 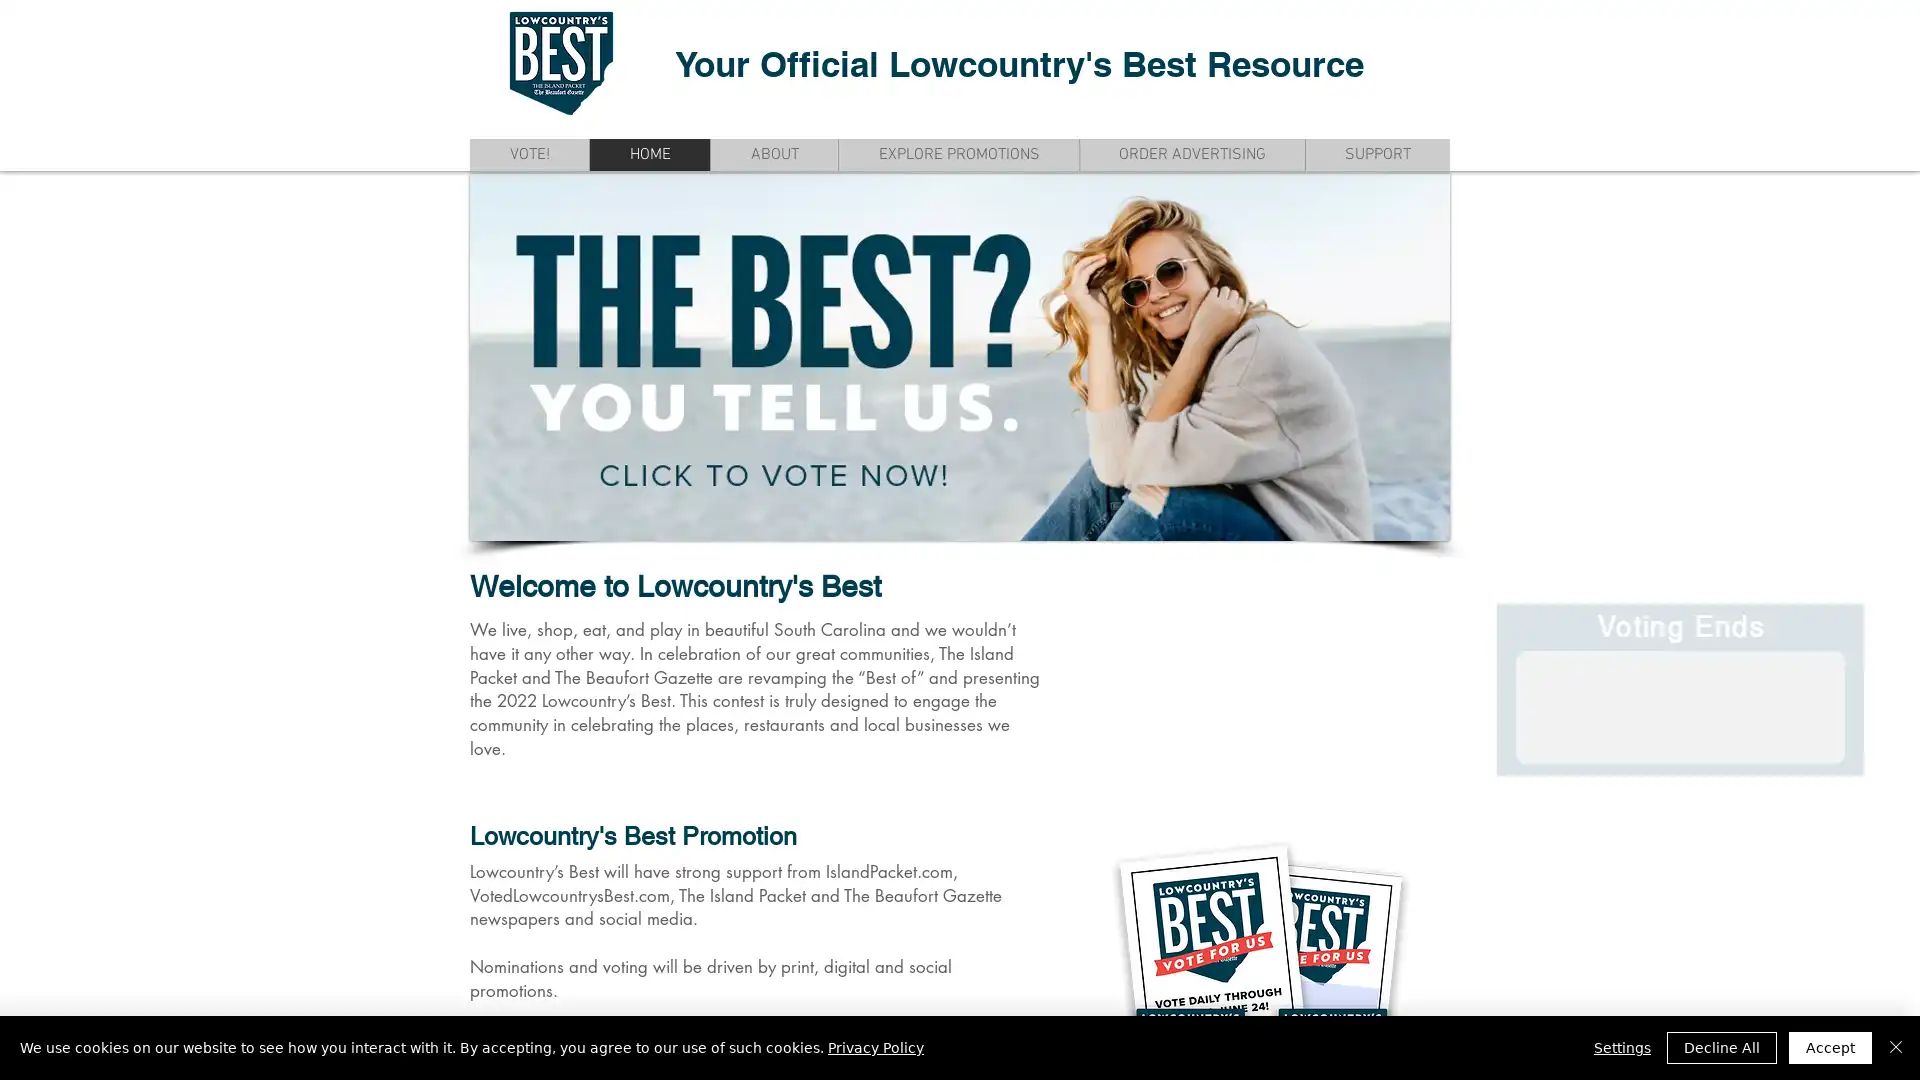 I want to click on Accept, so click(x=1830, y=1047).